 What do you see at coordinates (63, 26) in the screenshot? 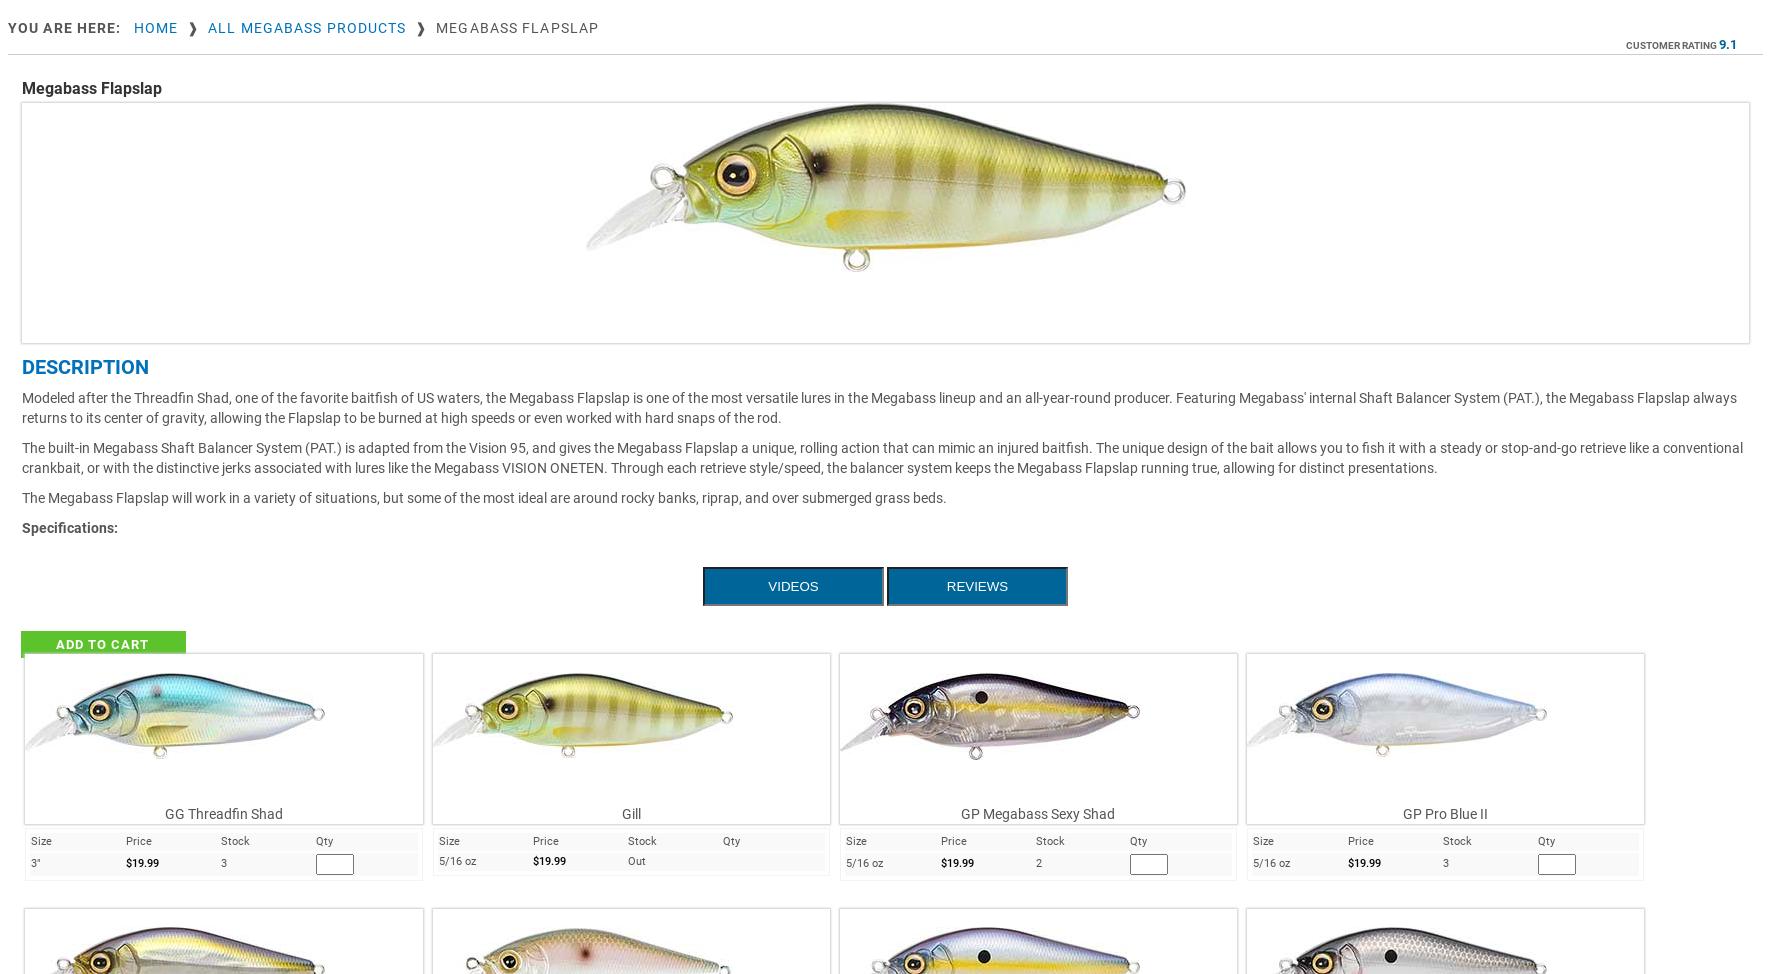
I see `'You Are Here:'` at bounding box center [63, 26].